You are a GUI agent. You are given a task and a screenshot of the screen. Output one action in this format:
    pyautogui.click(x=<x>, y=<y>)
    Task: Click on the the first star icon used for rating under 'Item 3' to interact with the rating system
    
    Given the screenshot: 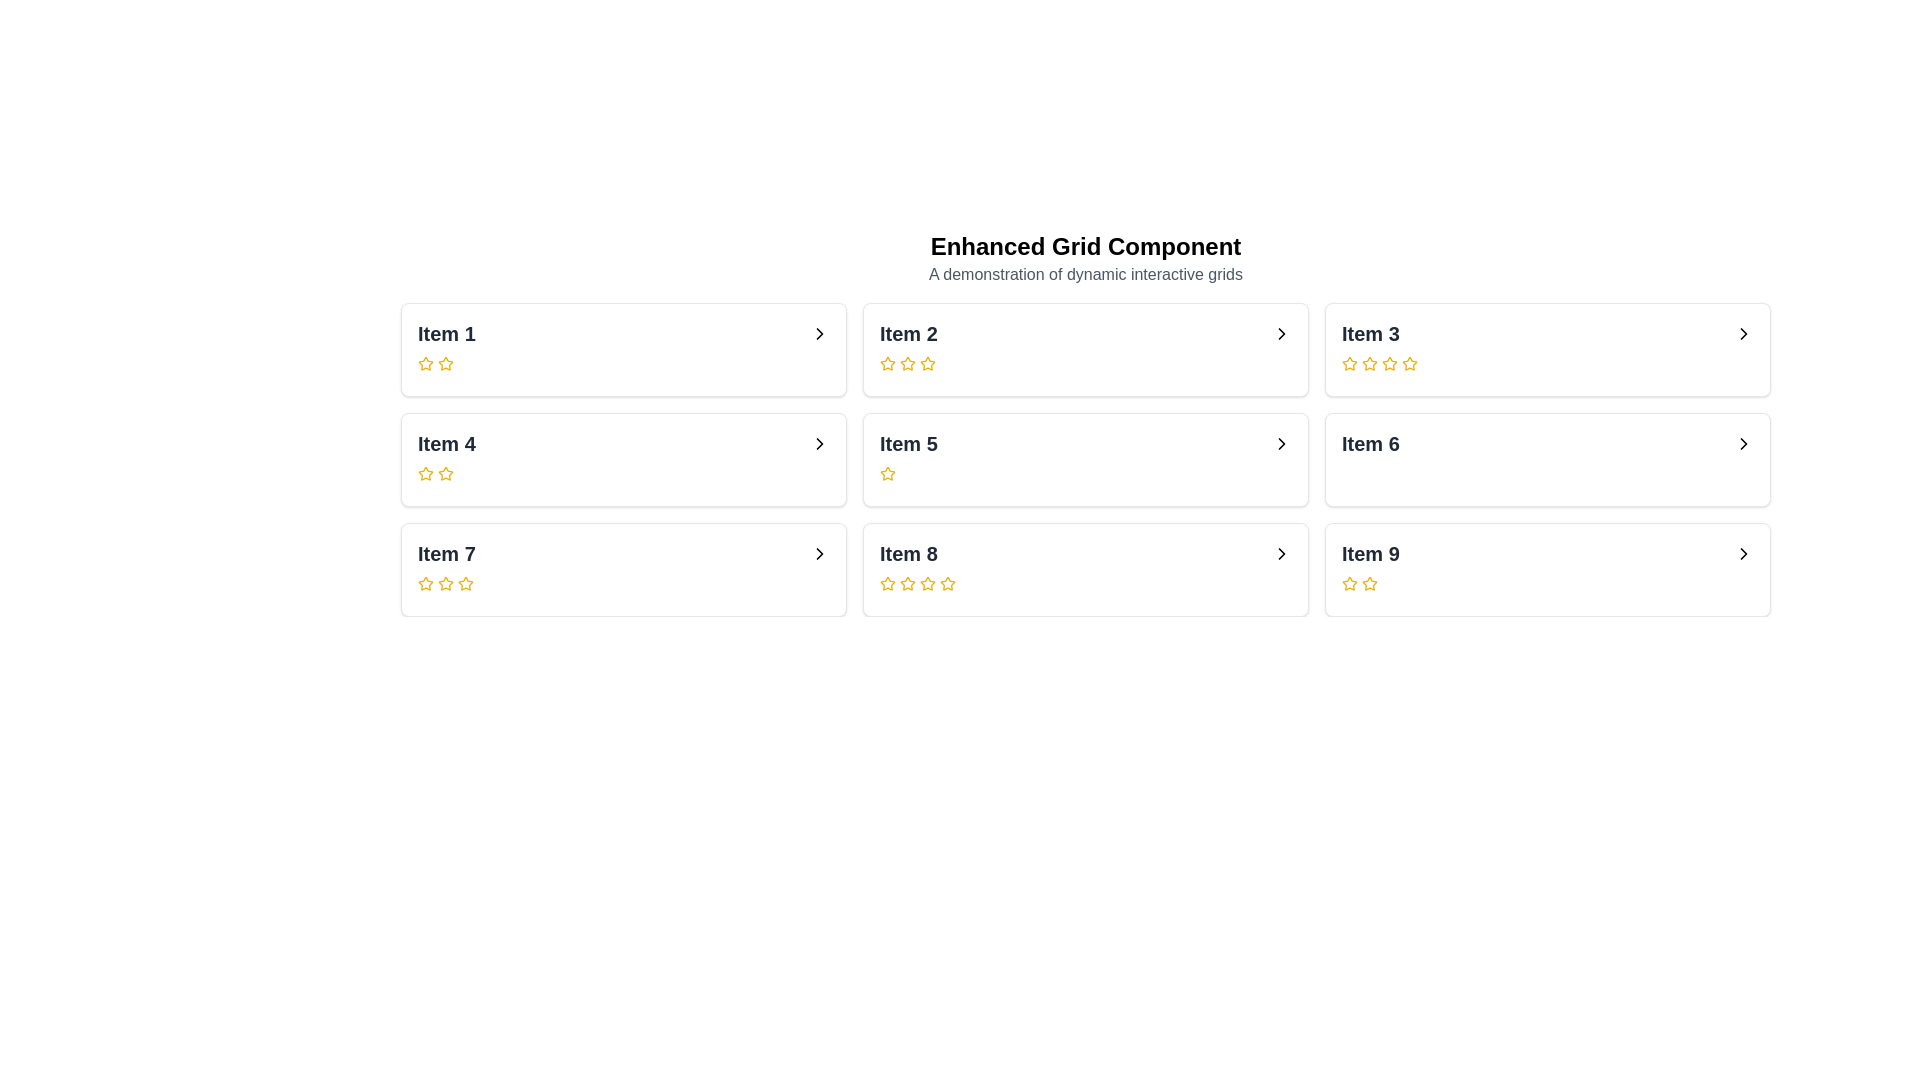 What is the action you would take?
    pyautogui.click(x=1349, y=363)
    